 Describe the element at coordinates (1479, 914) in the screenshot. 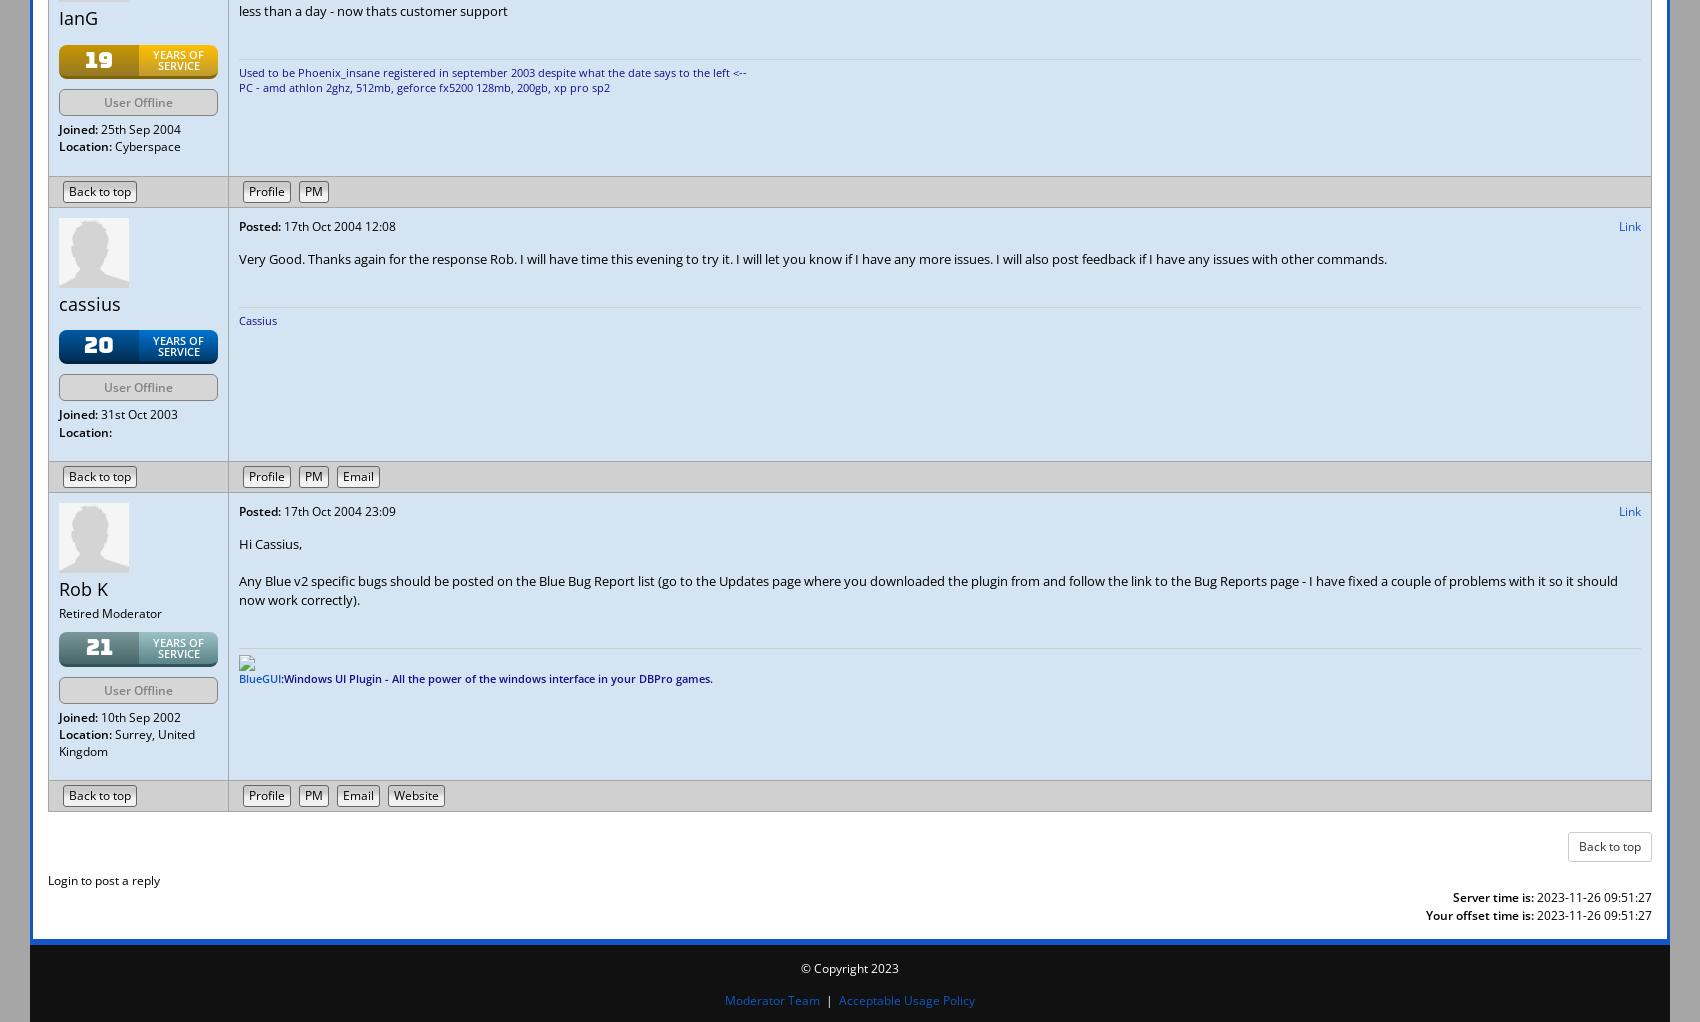

I see `'Your offset time is:'` at that location.